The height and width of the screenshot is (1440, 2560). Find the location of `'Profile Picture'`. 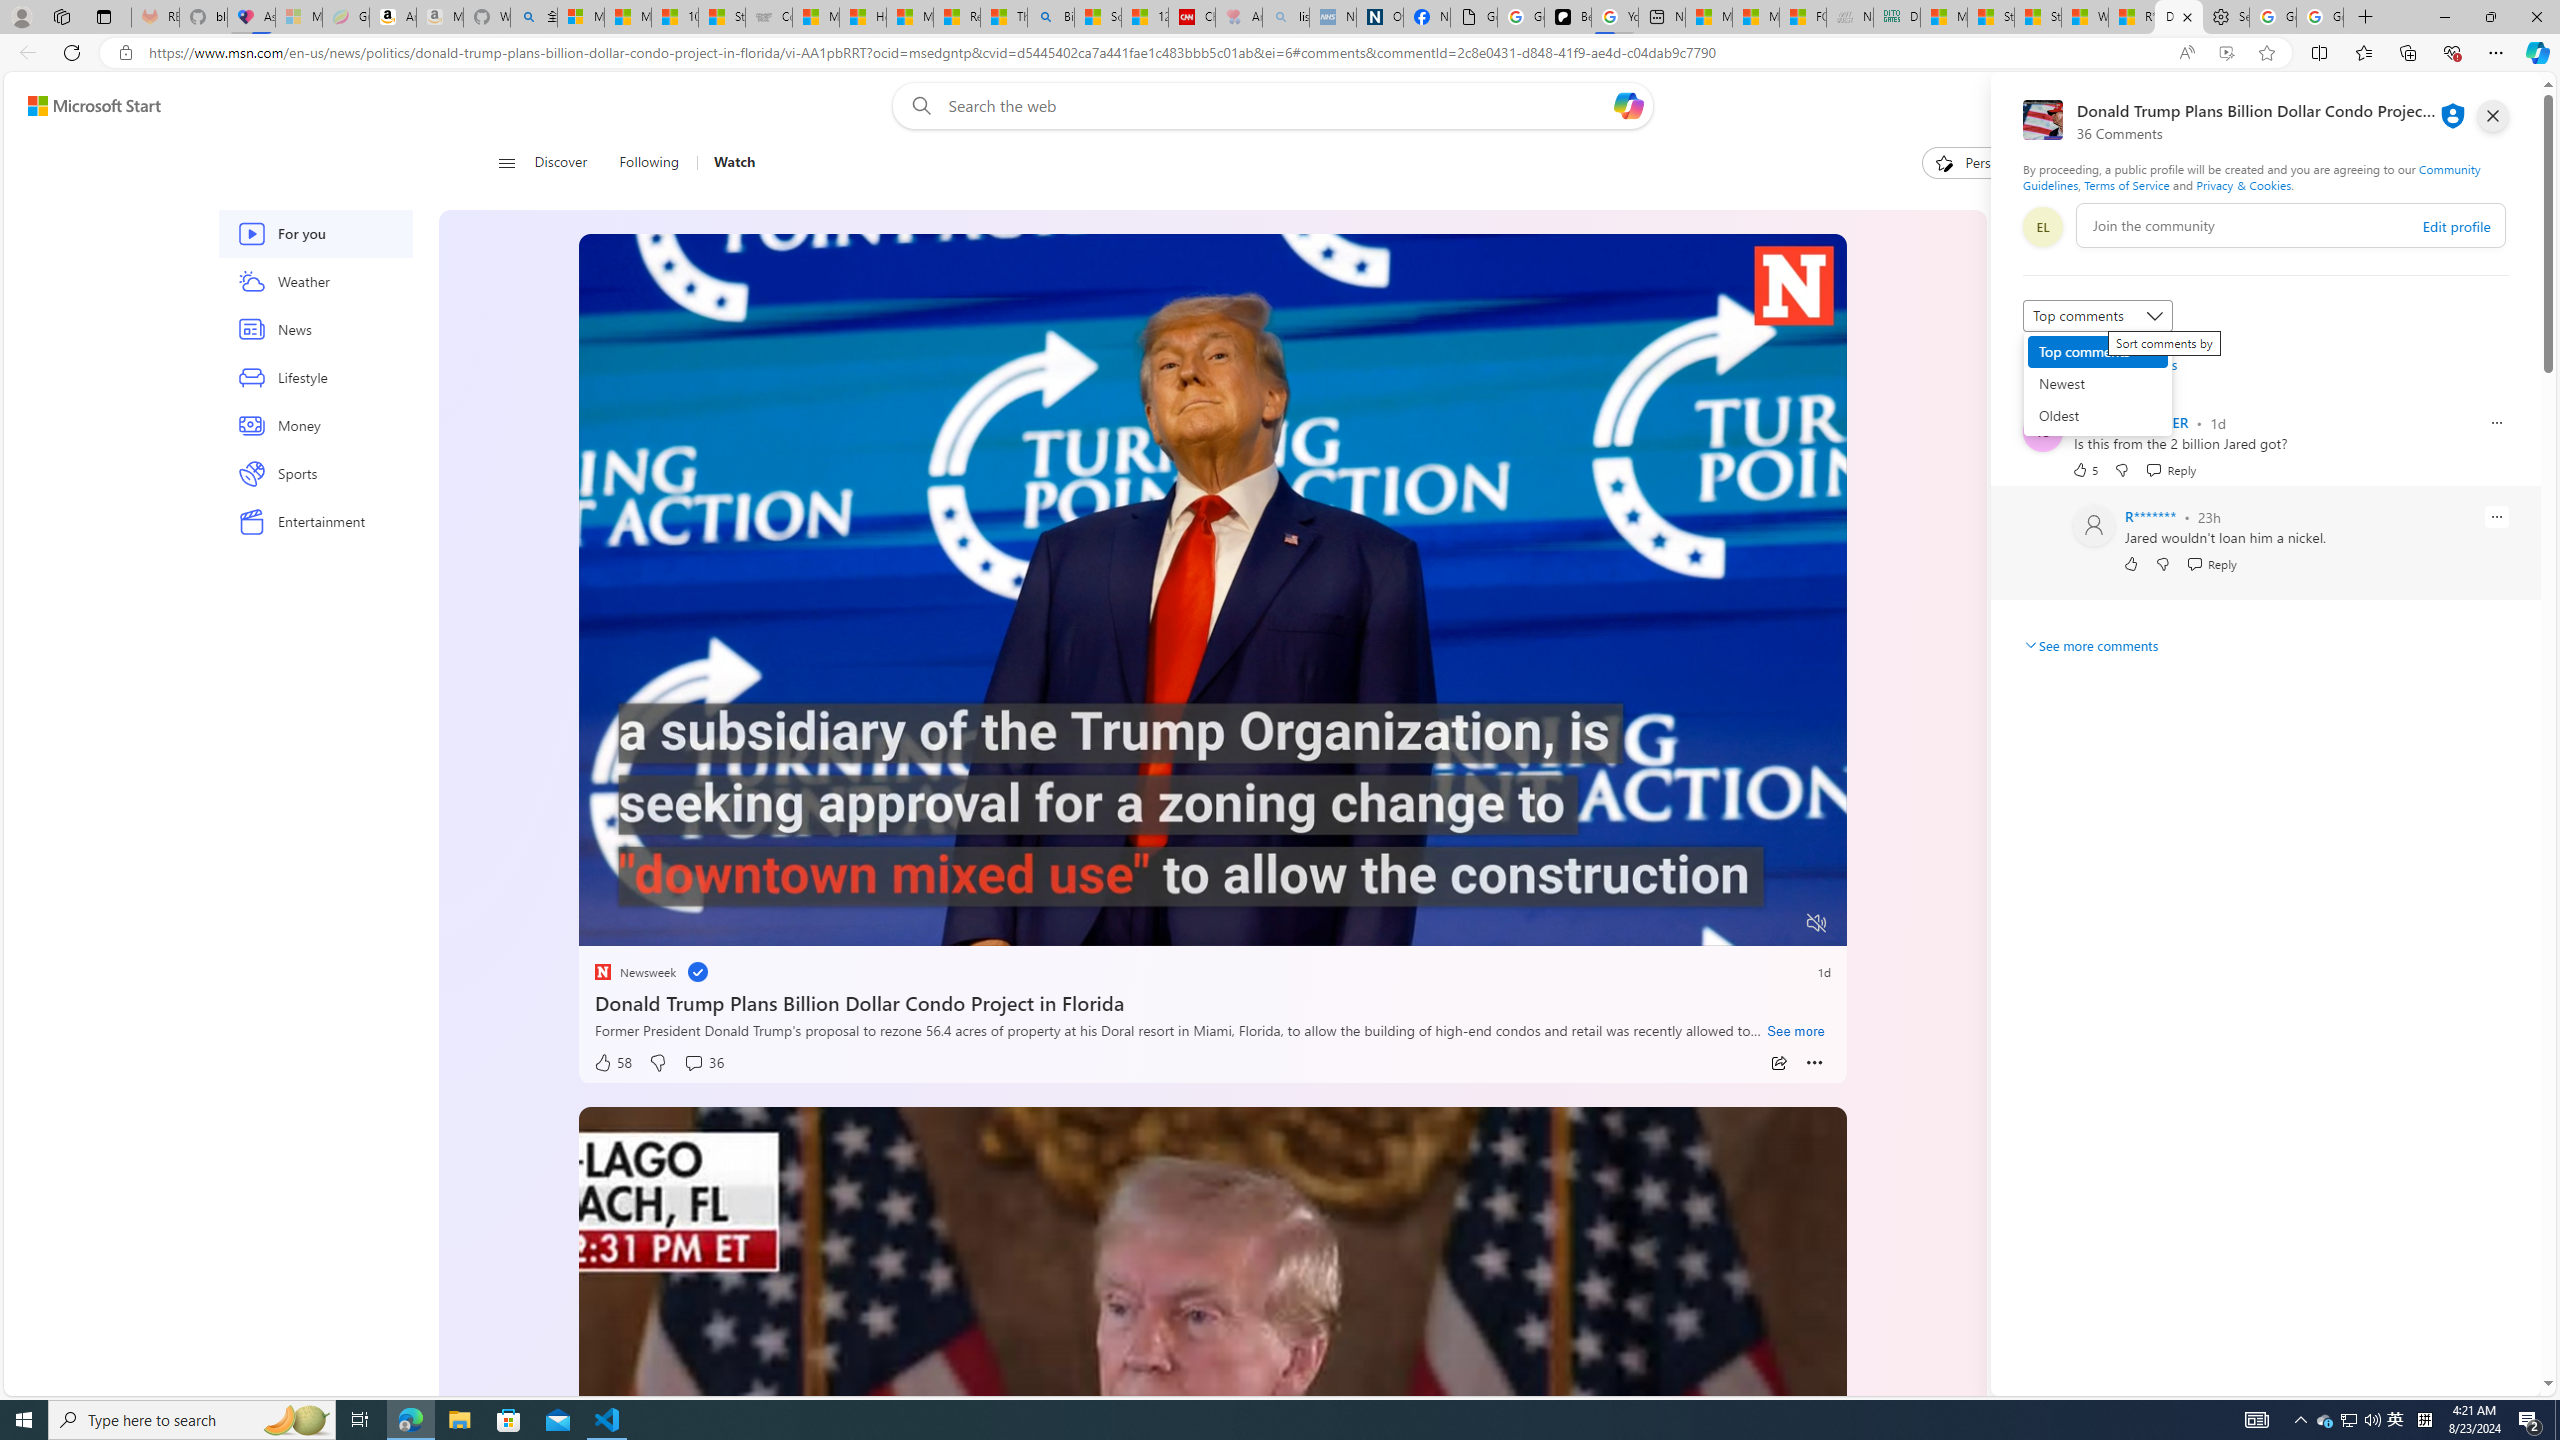

'Profile Picture' is located at coordinates (2094, 524).